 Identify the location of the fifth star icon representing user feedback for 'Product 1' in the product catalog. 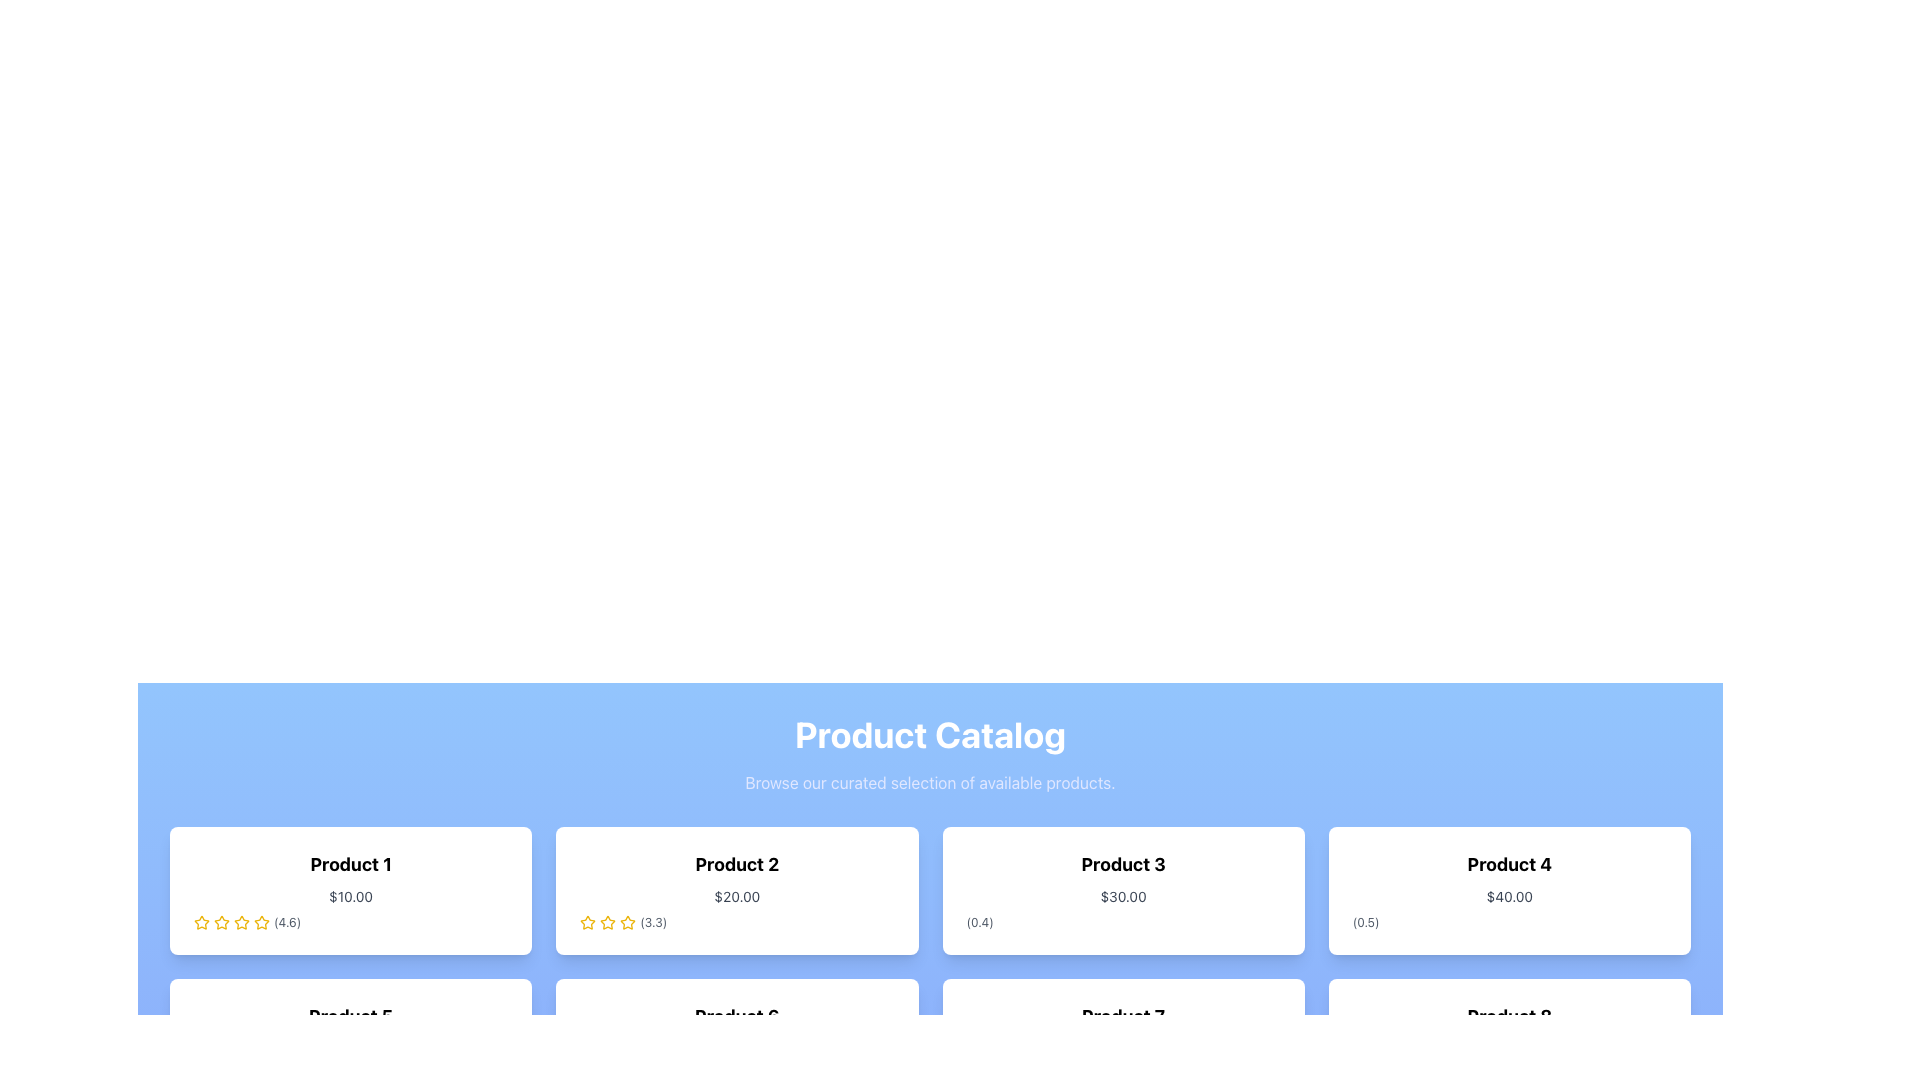
(240, 922).